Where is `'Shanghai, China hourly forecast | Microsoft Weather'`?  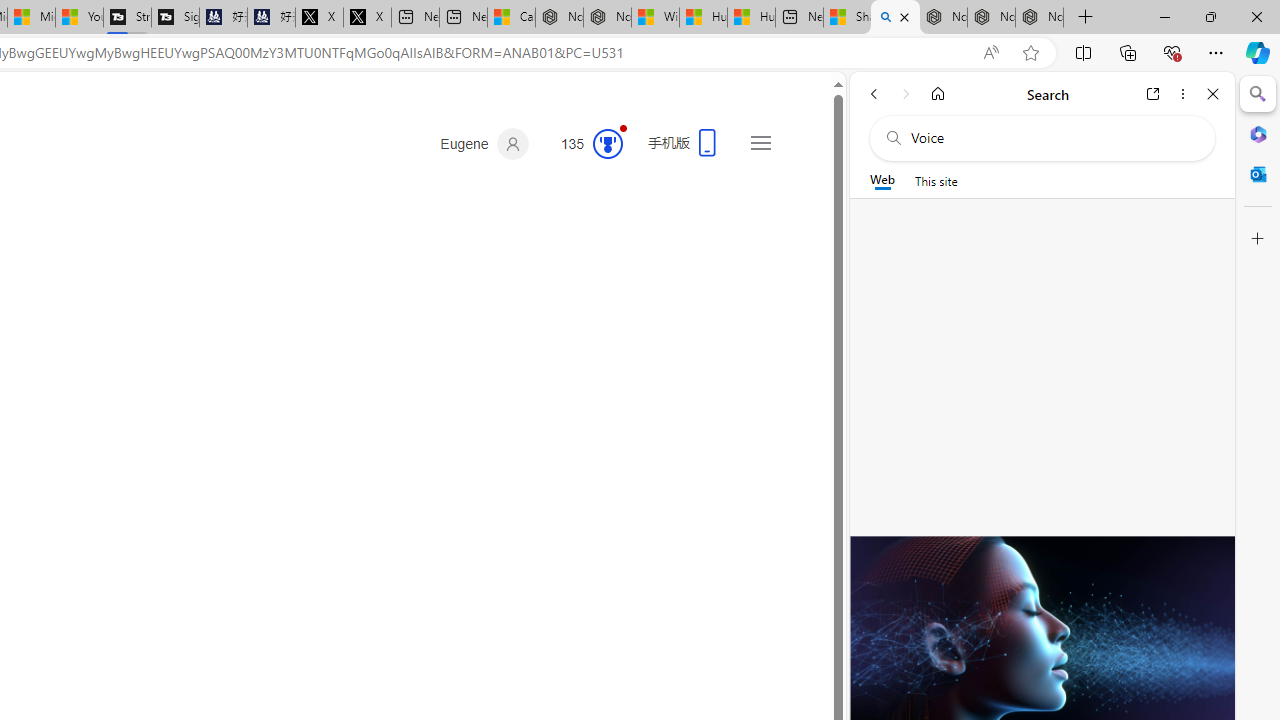
'Shanghai, China hourly forecast | Microsoft Weather' is located at coordinates (848, 17).